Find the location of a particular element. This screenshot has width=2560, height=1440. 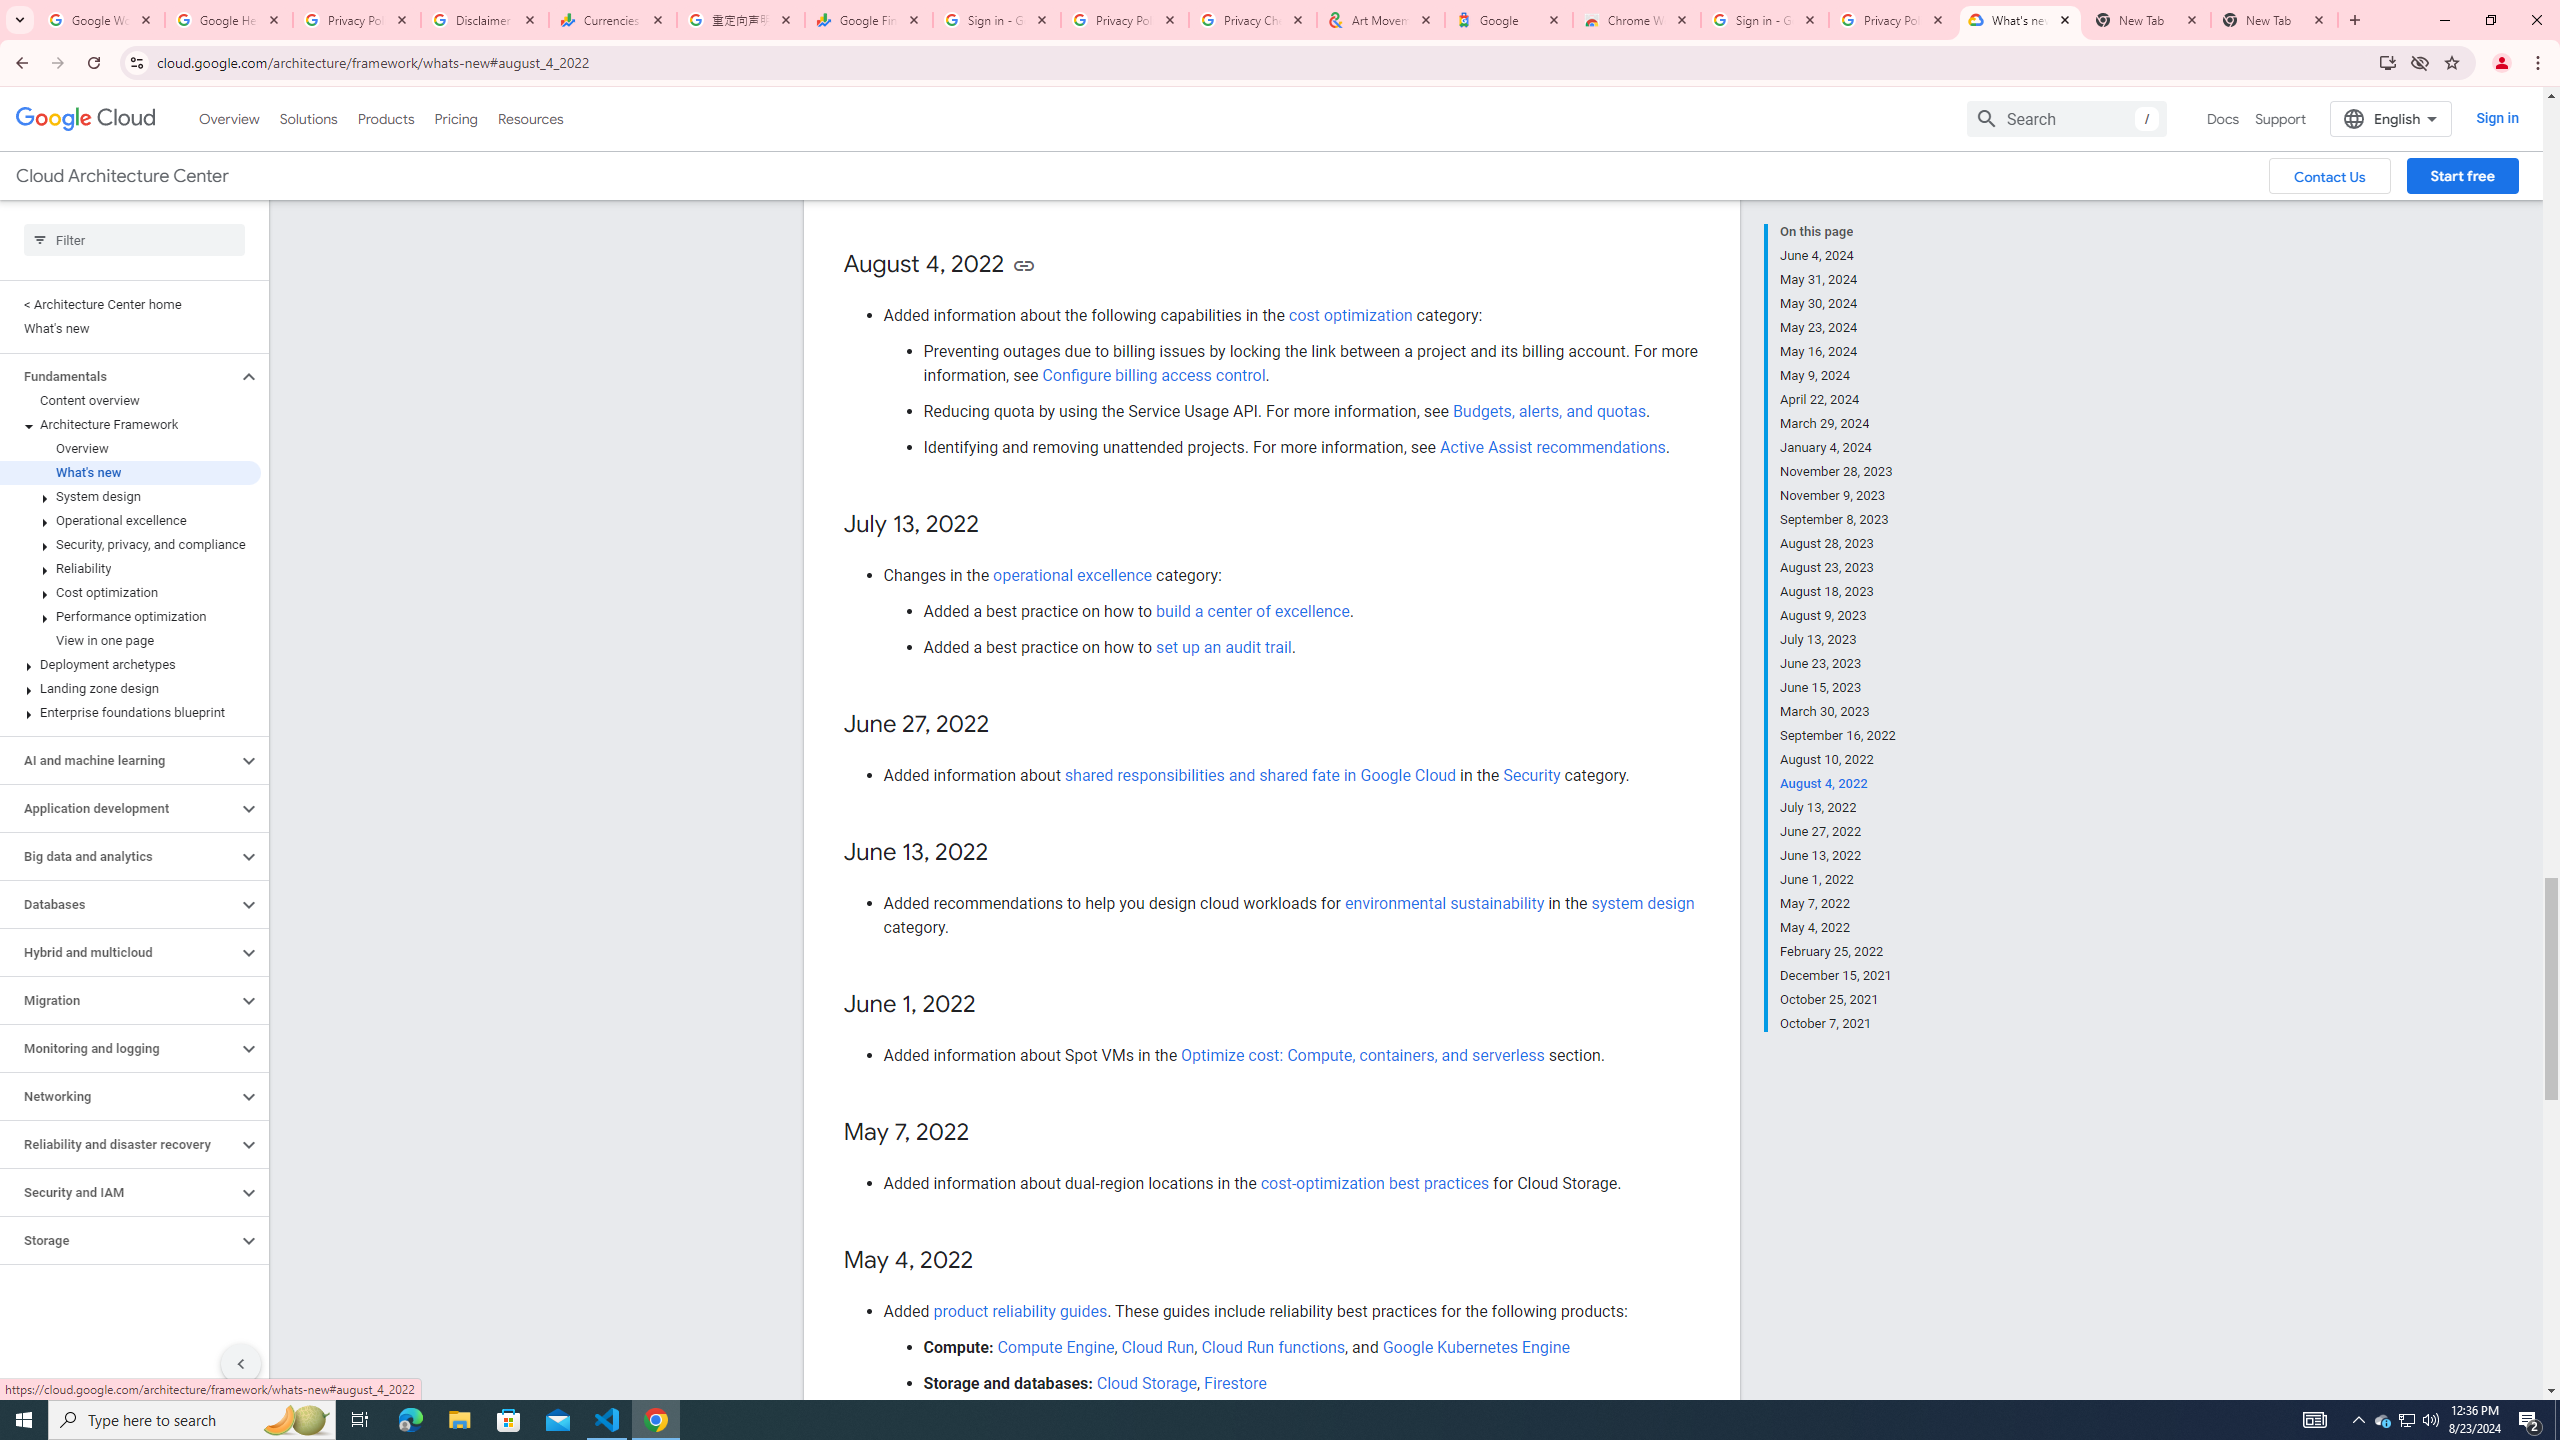

'June 15, 2023' is located at coordinates (1838, 686).